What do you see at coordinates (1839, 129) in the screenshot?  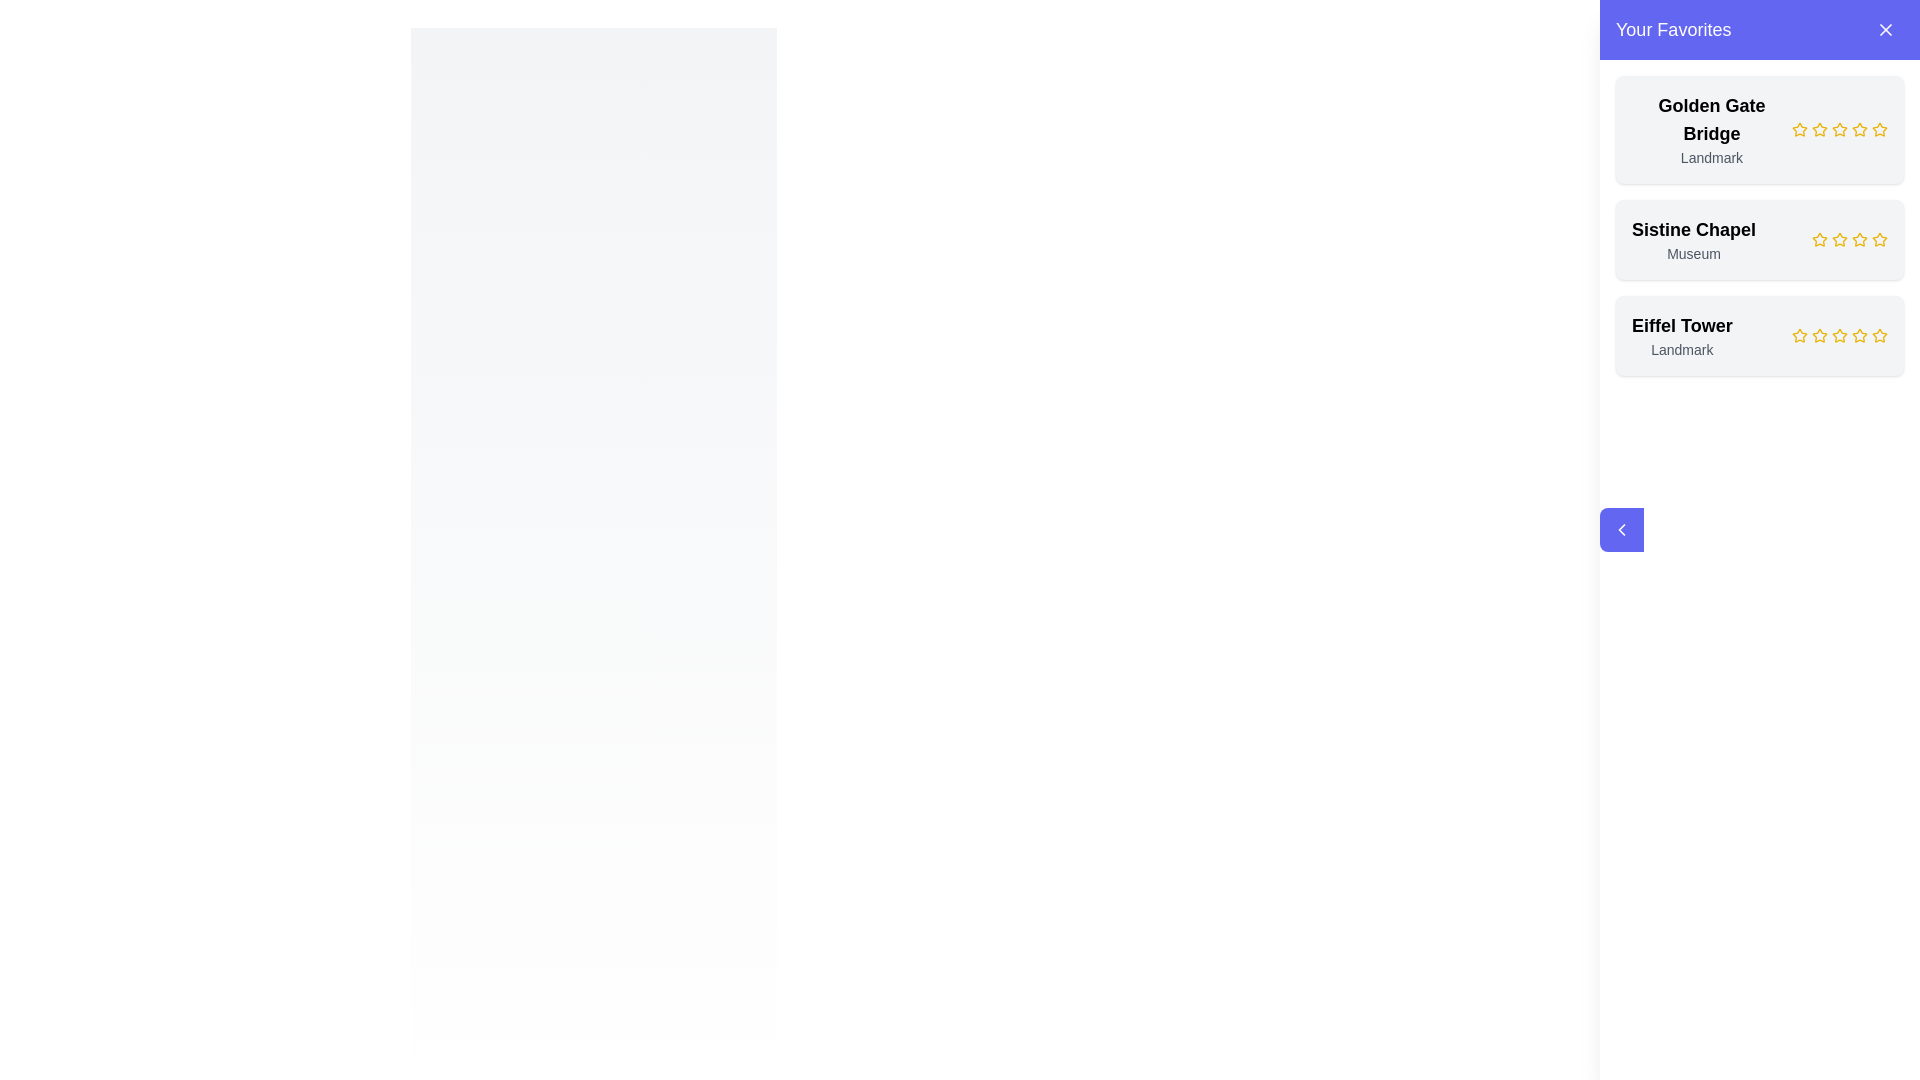 I see `the third star icon used for rating purposes, located in the 'Your Favorites' panel below the 'Golden Gate Bridge' label` at bounding box center [1839, 129].